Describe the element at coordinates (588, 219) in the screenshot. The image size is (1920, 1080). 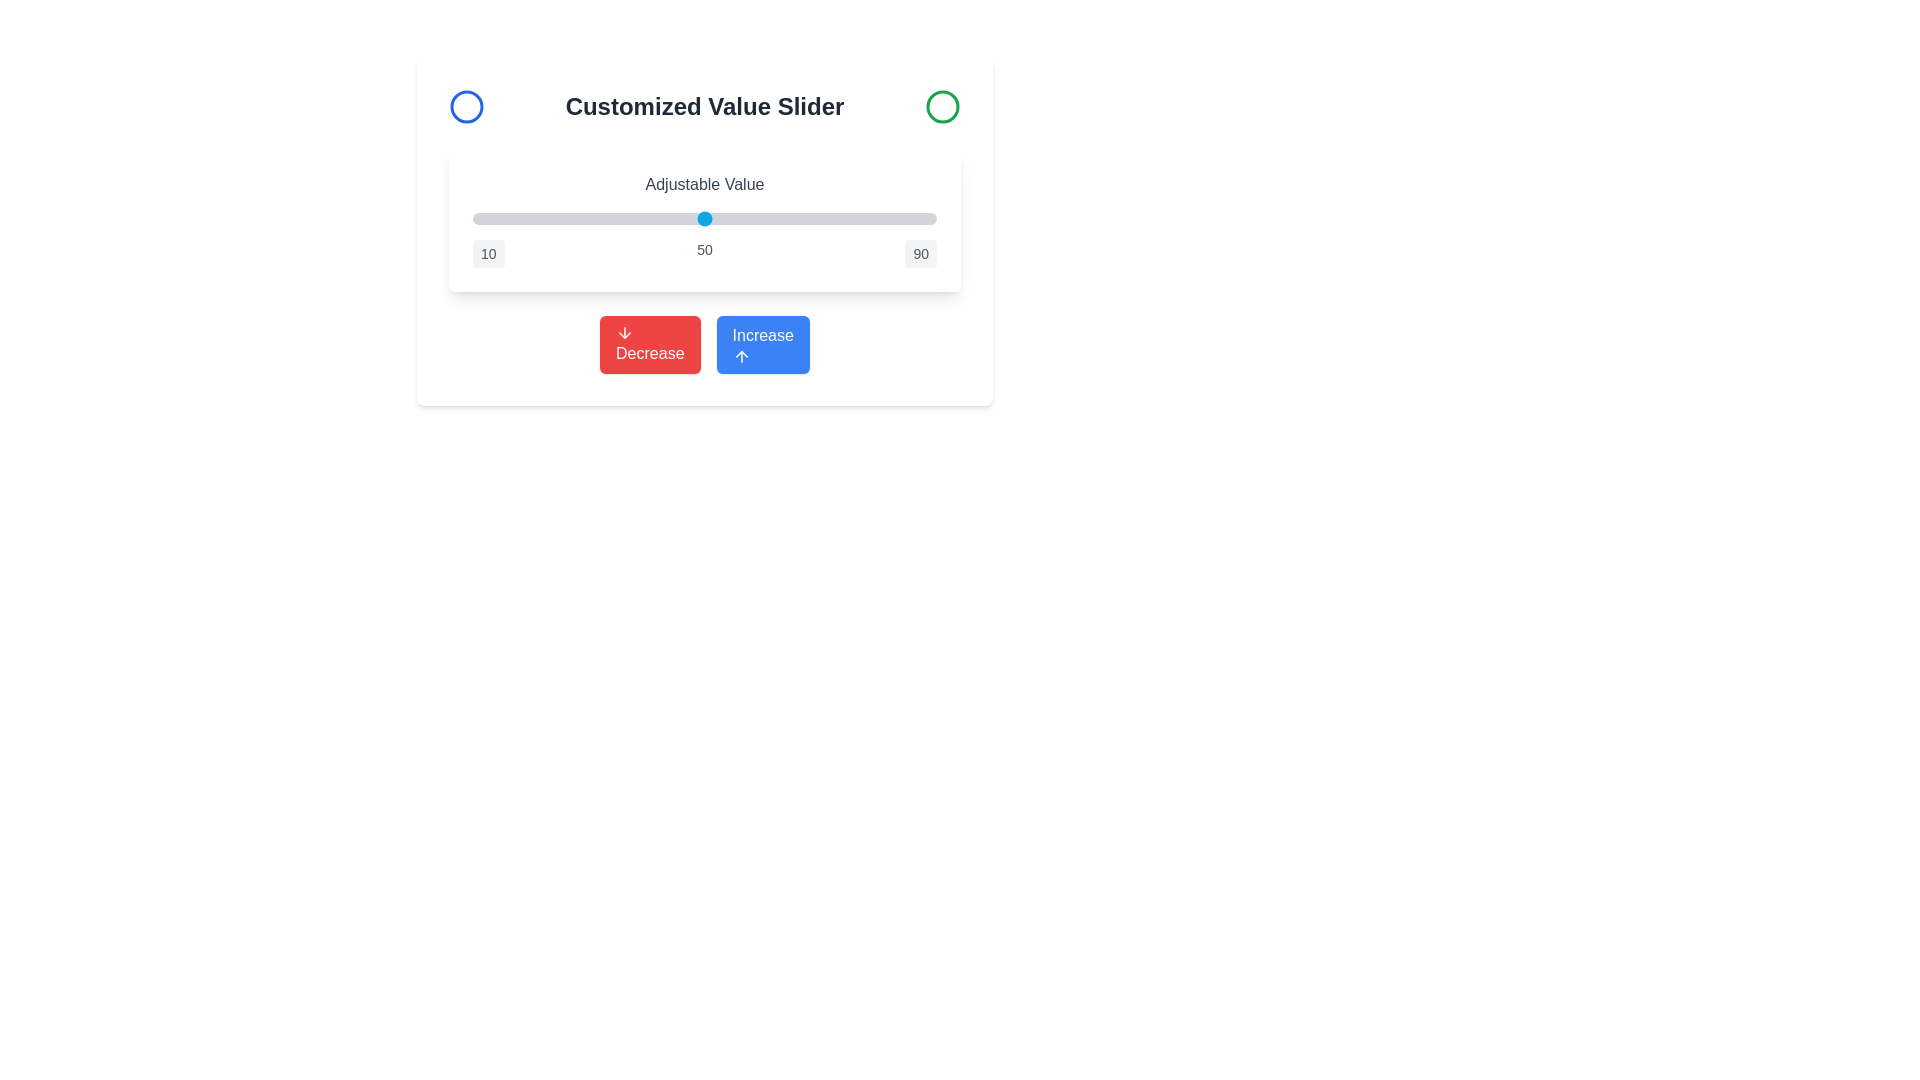
I see `the slider value` at that location.